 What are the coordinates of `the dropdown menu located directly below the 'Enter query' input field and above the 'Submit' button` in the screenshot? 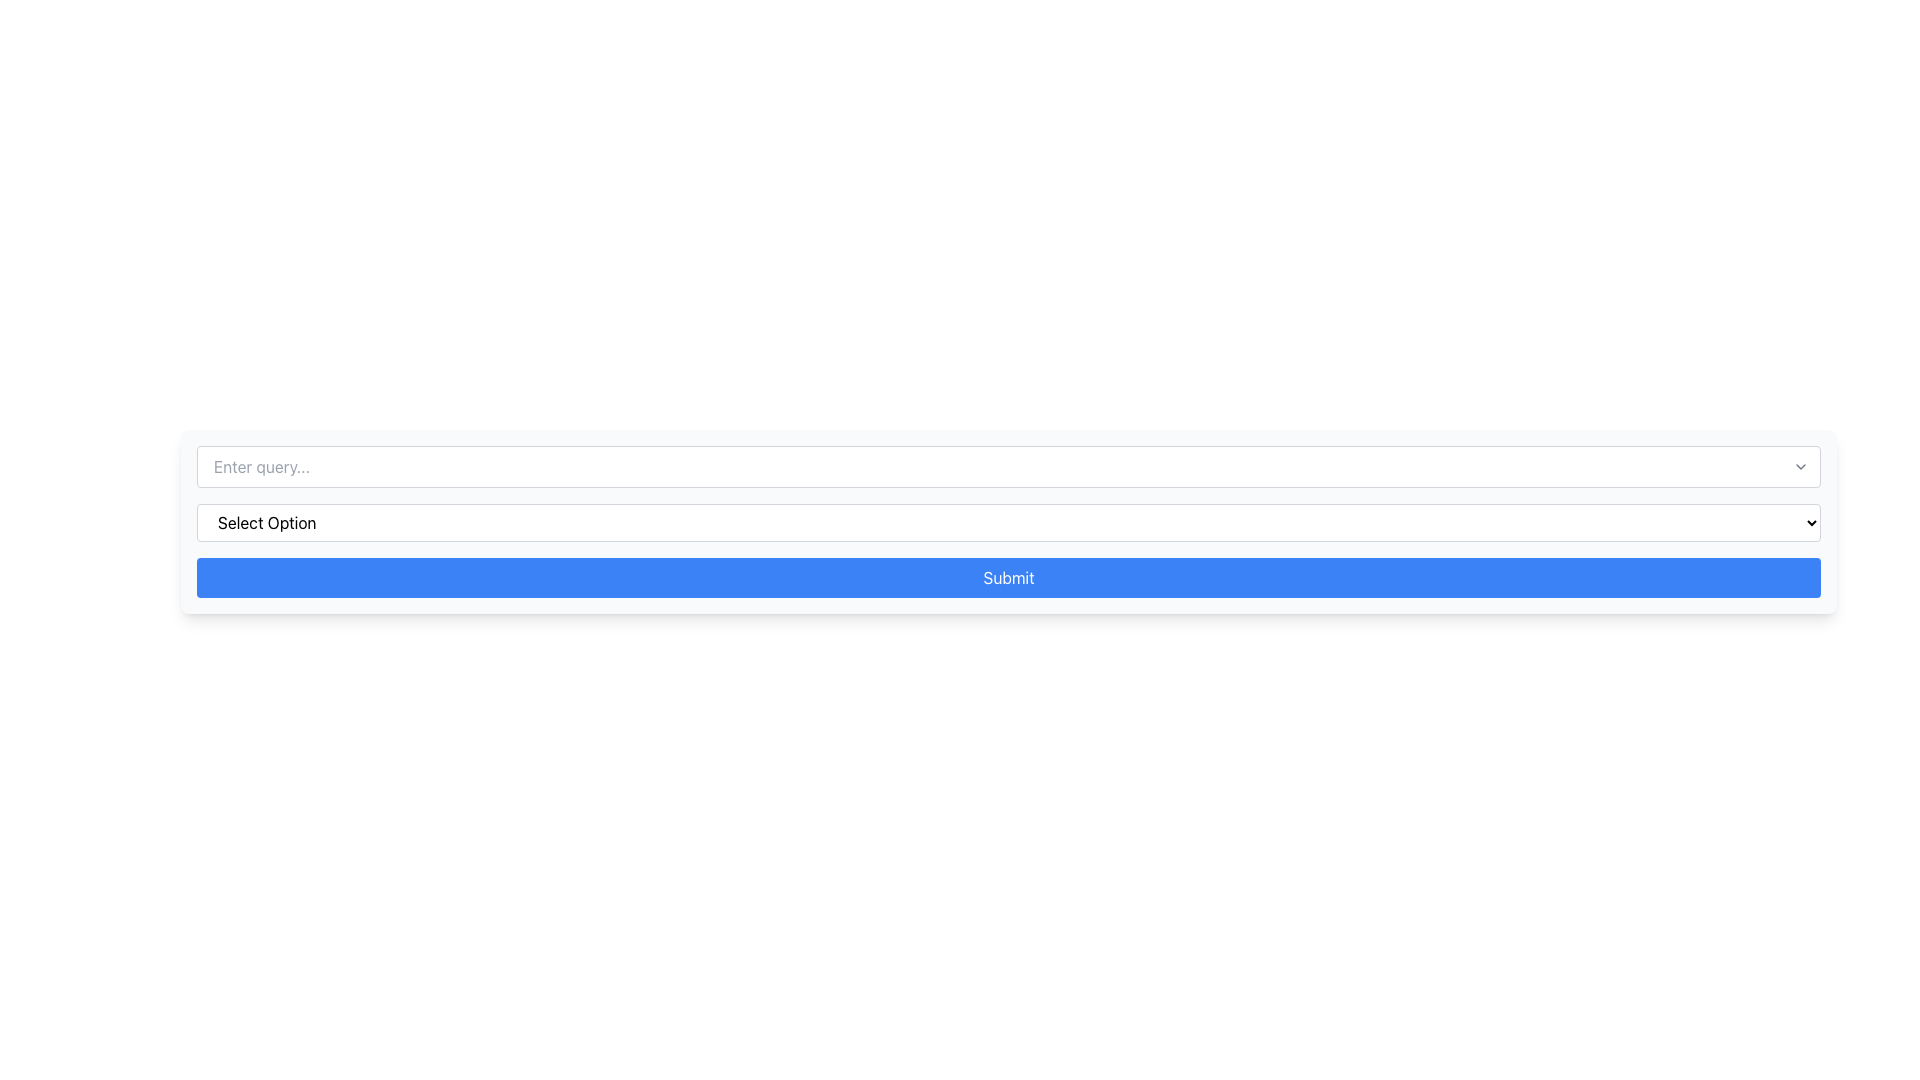 It's located at (1008, 522).